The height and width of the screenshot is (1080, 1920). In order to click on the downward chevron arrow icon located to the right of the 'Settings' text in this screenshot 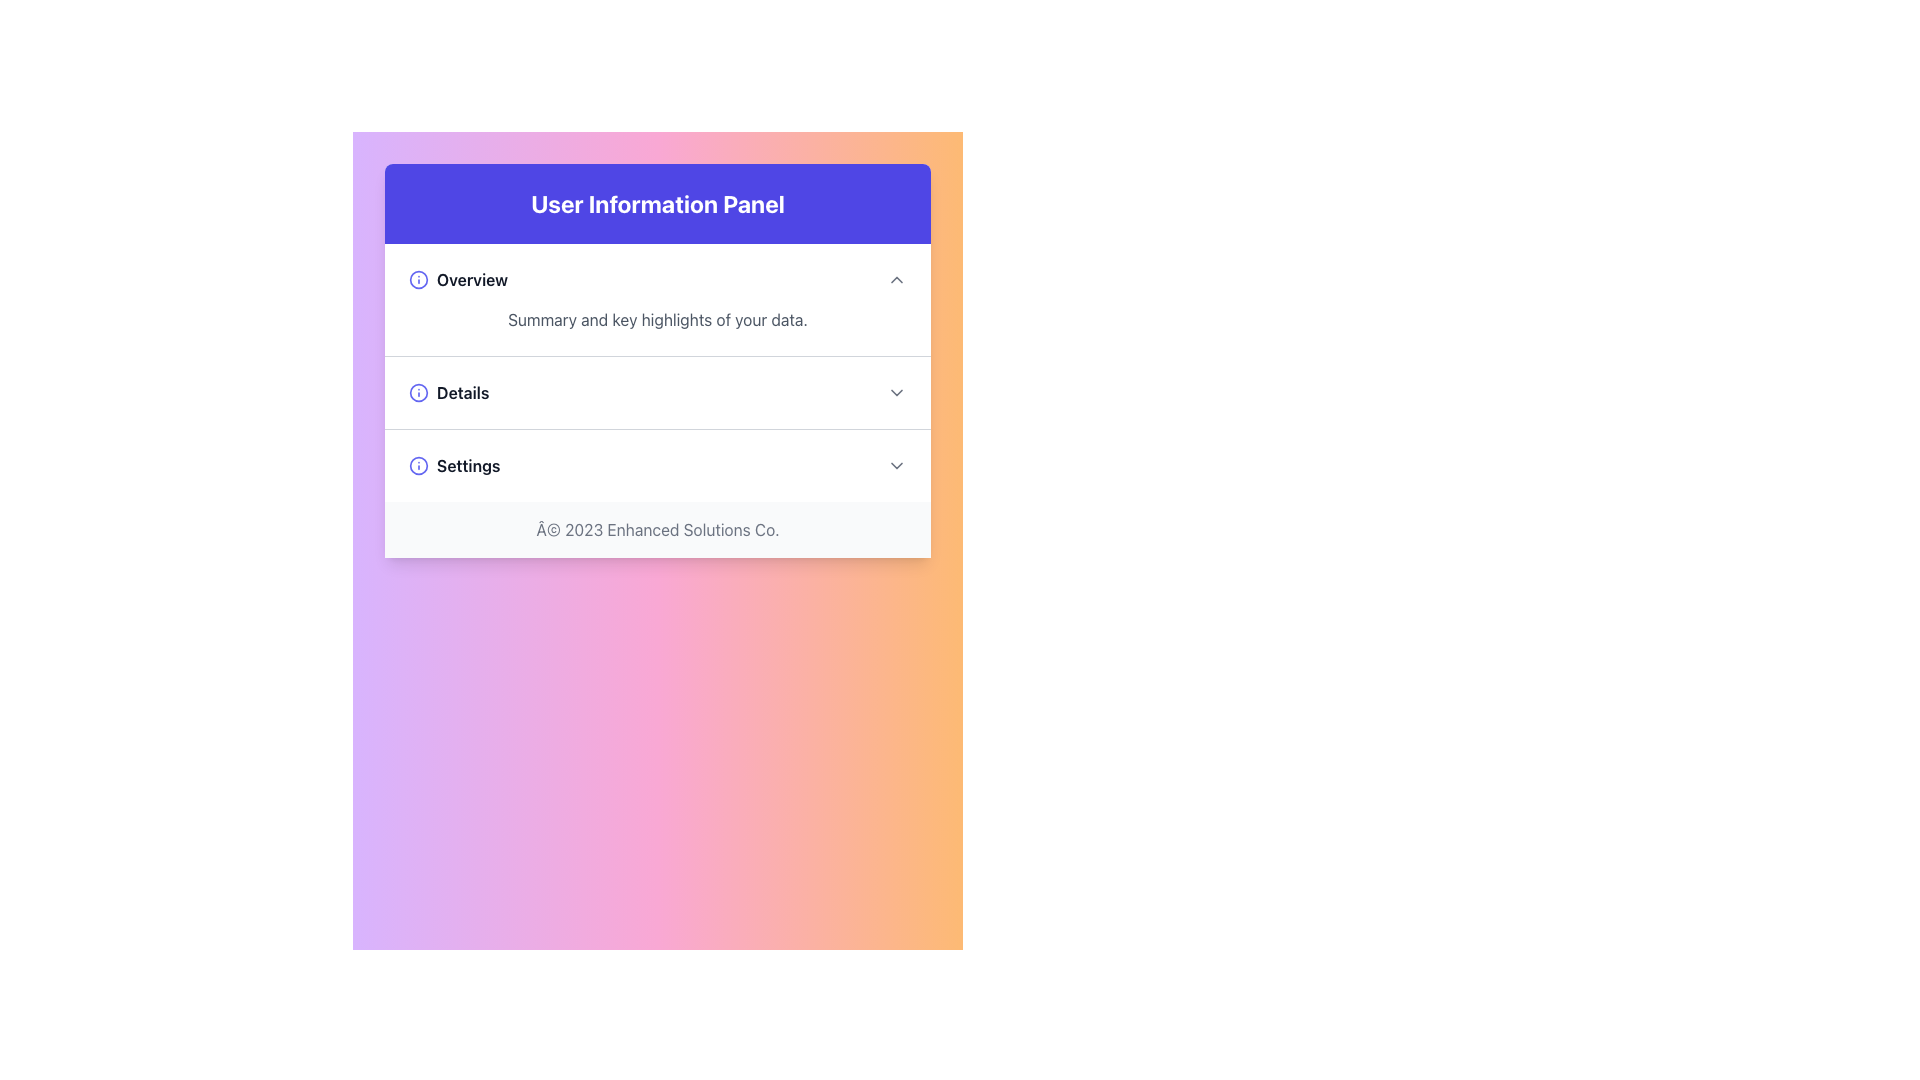, I will do `click(896, 466)`.